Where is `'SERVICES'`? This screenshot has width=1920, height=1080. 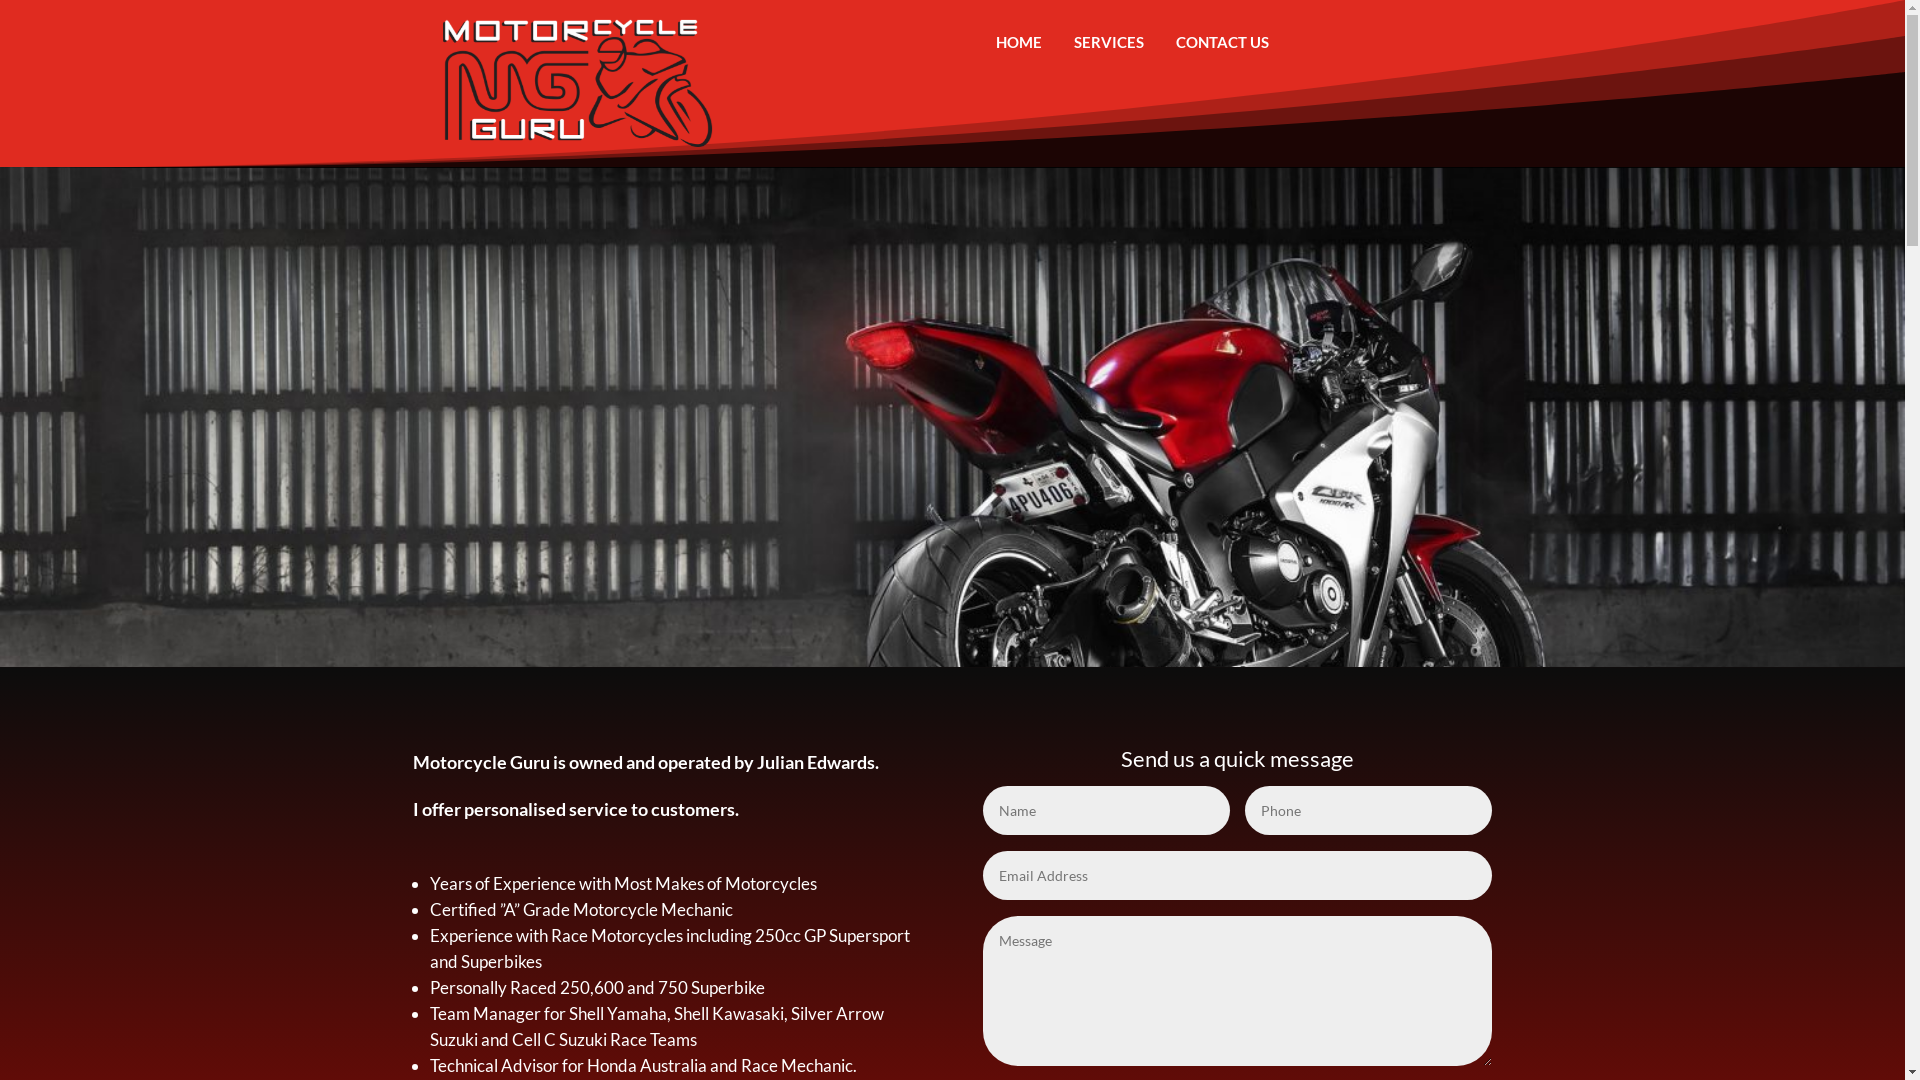
'SERVICES' is located at coordinates (1107, 42).